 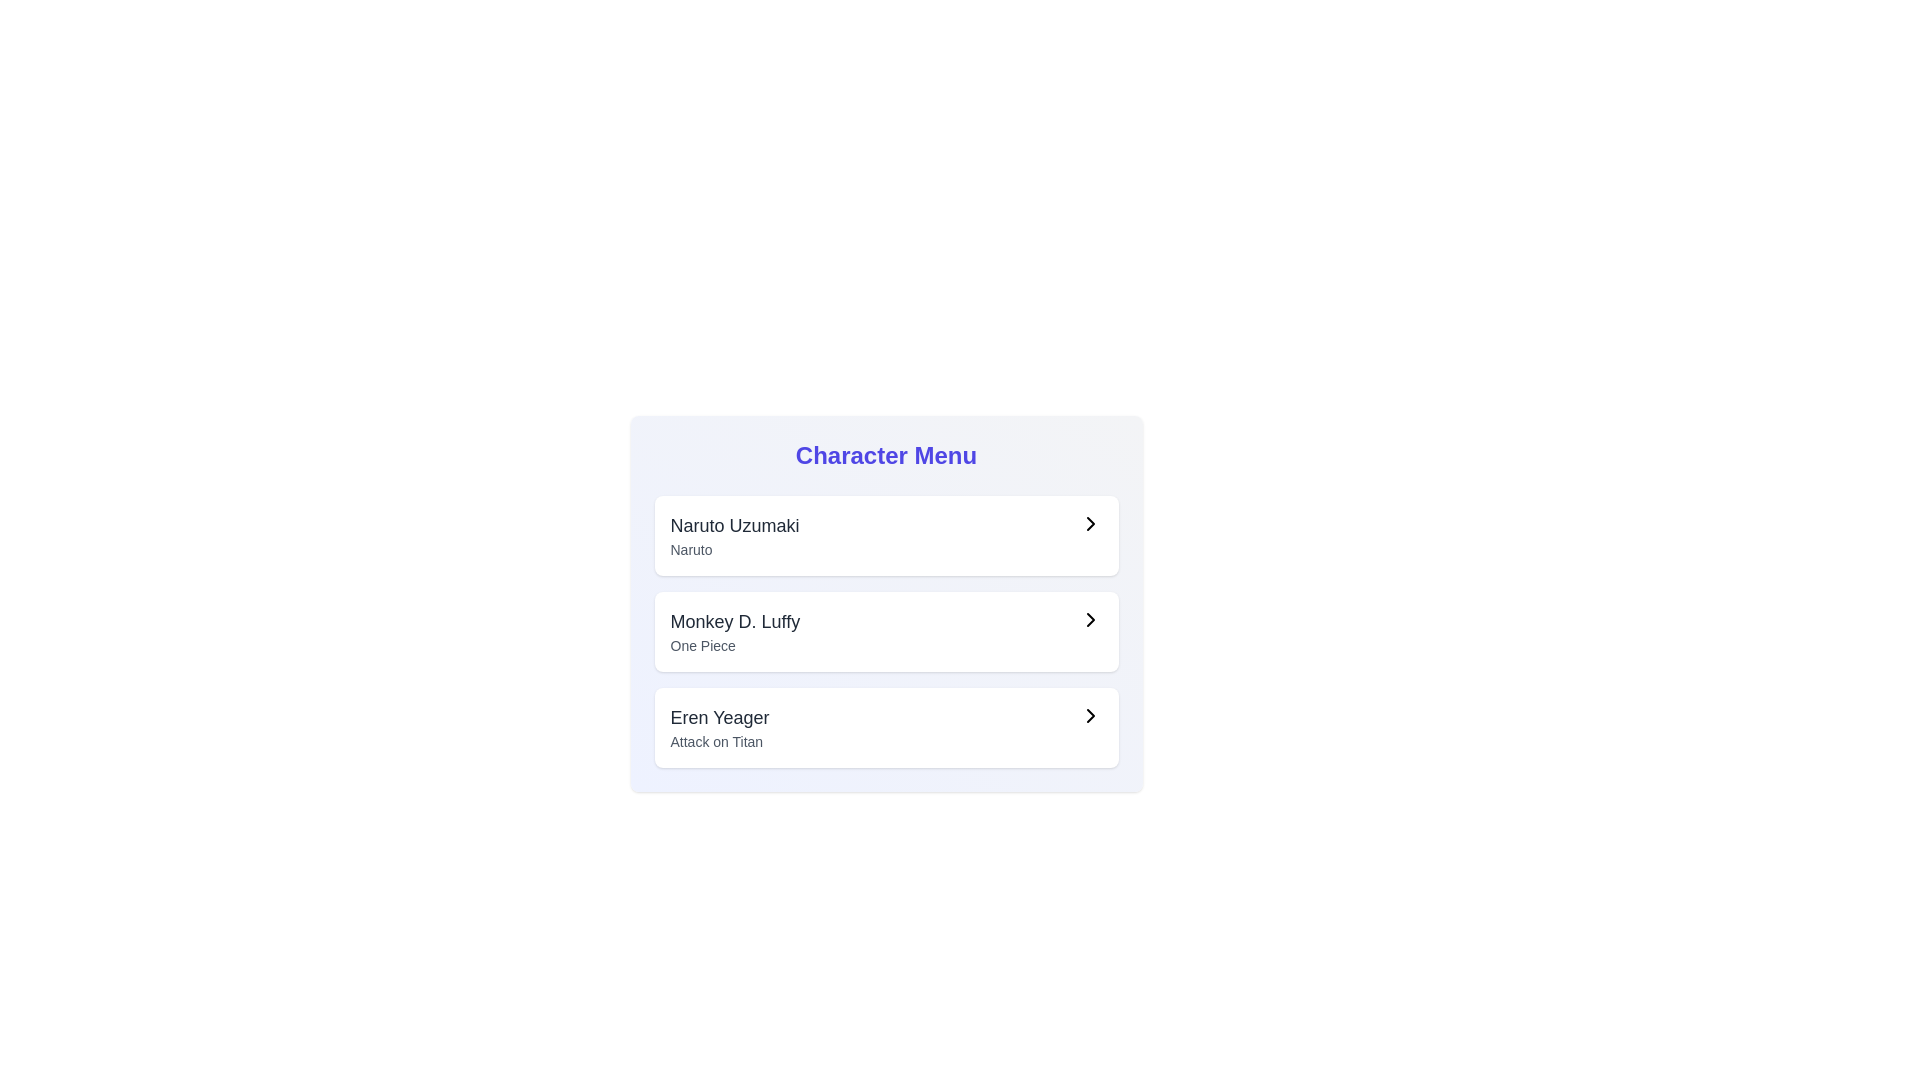 What do you see at coordinates (733, 524) in the screenshot?
I see `the text label displaying 'Naruto Uzumaki', which is styled with a large bold font and dark gray color, located in the first list item of the Character Menu` at bounding box center [733, 524].